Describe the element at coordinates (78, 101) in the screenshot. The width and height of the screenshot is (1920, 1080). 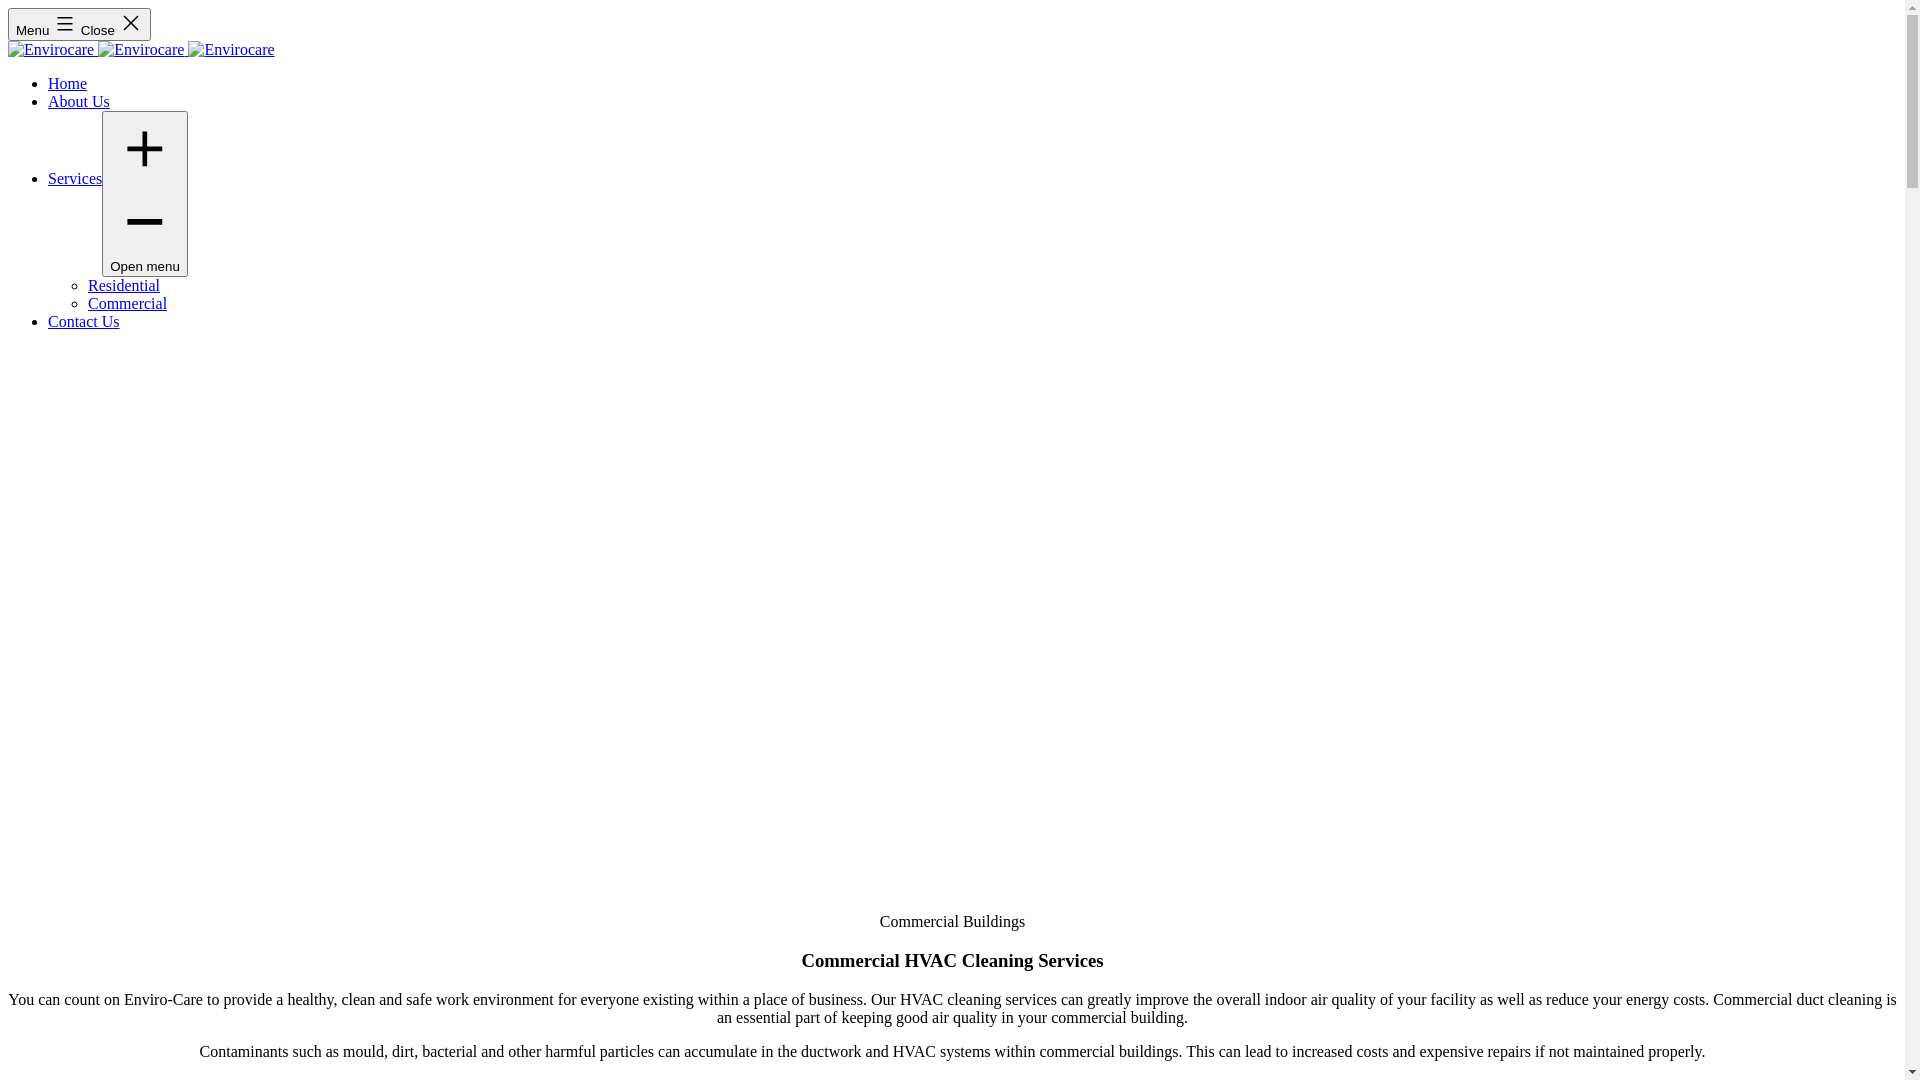
I see `'About Us'` at that location.